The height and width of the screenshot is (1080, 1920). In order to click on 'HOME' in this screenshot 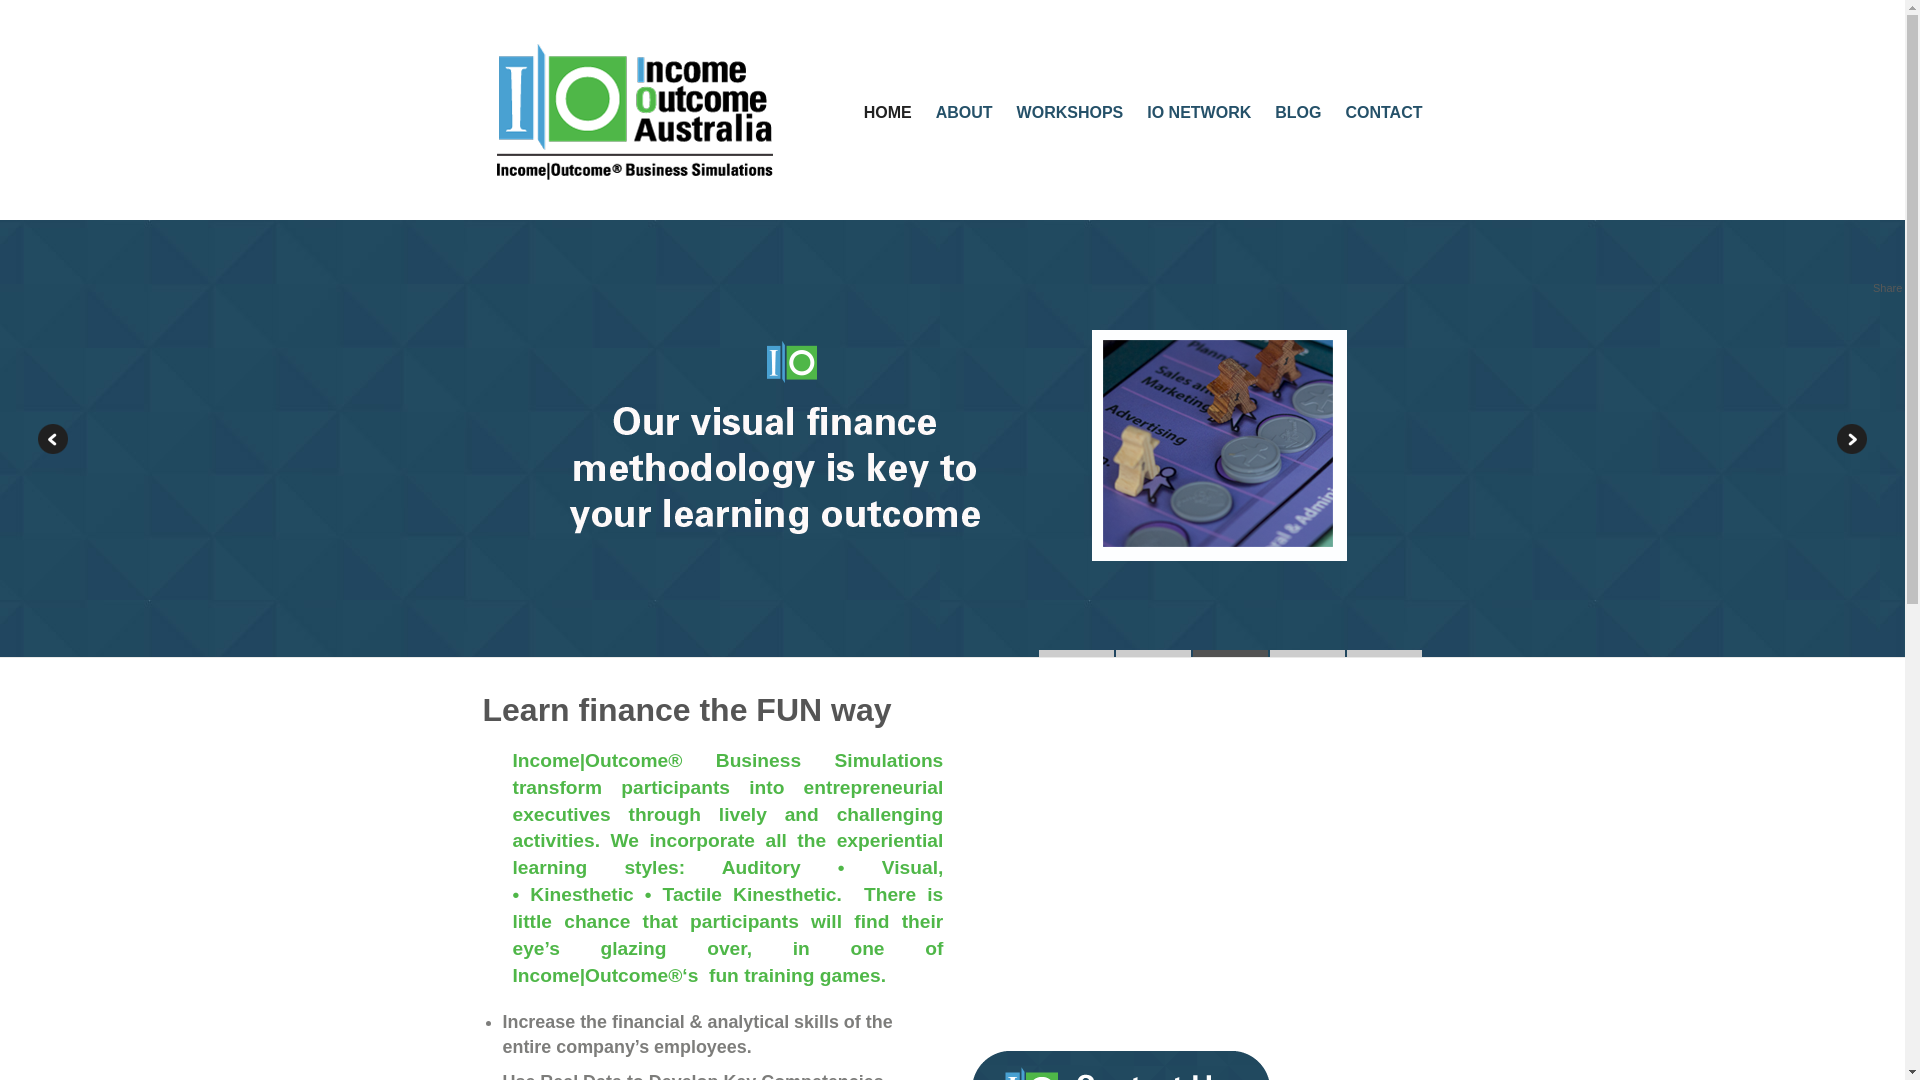, I will do `click(887, 112)`.